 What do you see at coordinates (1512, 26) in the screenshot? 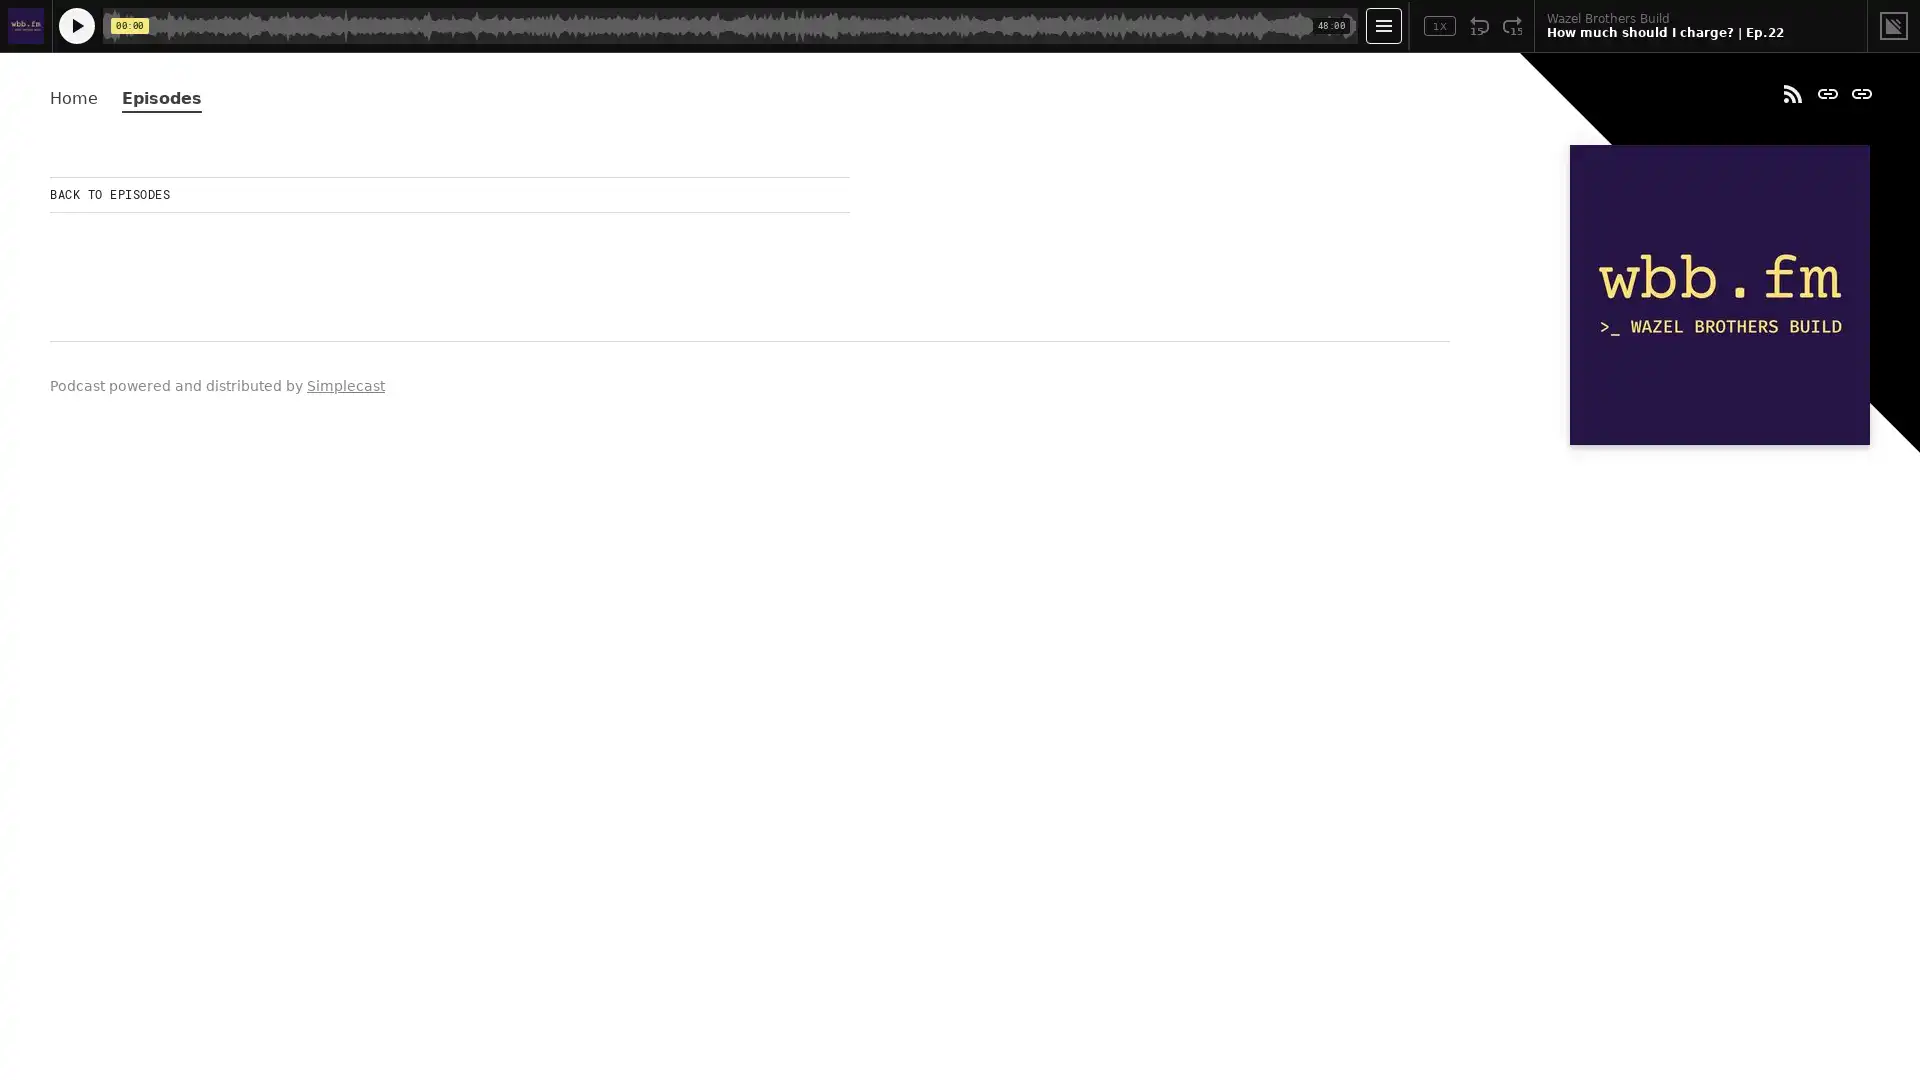
I see `Fast Forward 15 Seconds` at bounding box center [1512, 26].